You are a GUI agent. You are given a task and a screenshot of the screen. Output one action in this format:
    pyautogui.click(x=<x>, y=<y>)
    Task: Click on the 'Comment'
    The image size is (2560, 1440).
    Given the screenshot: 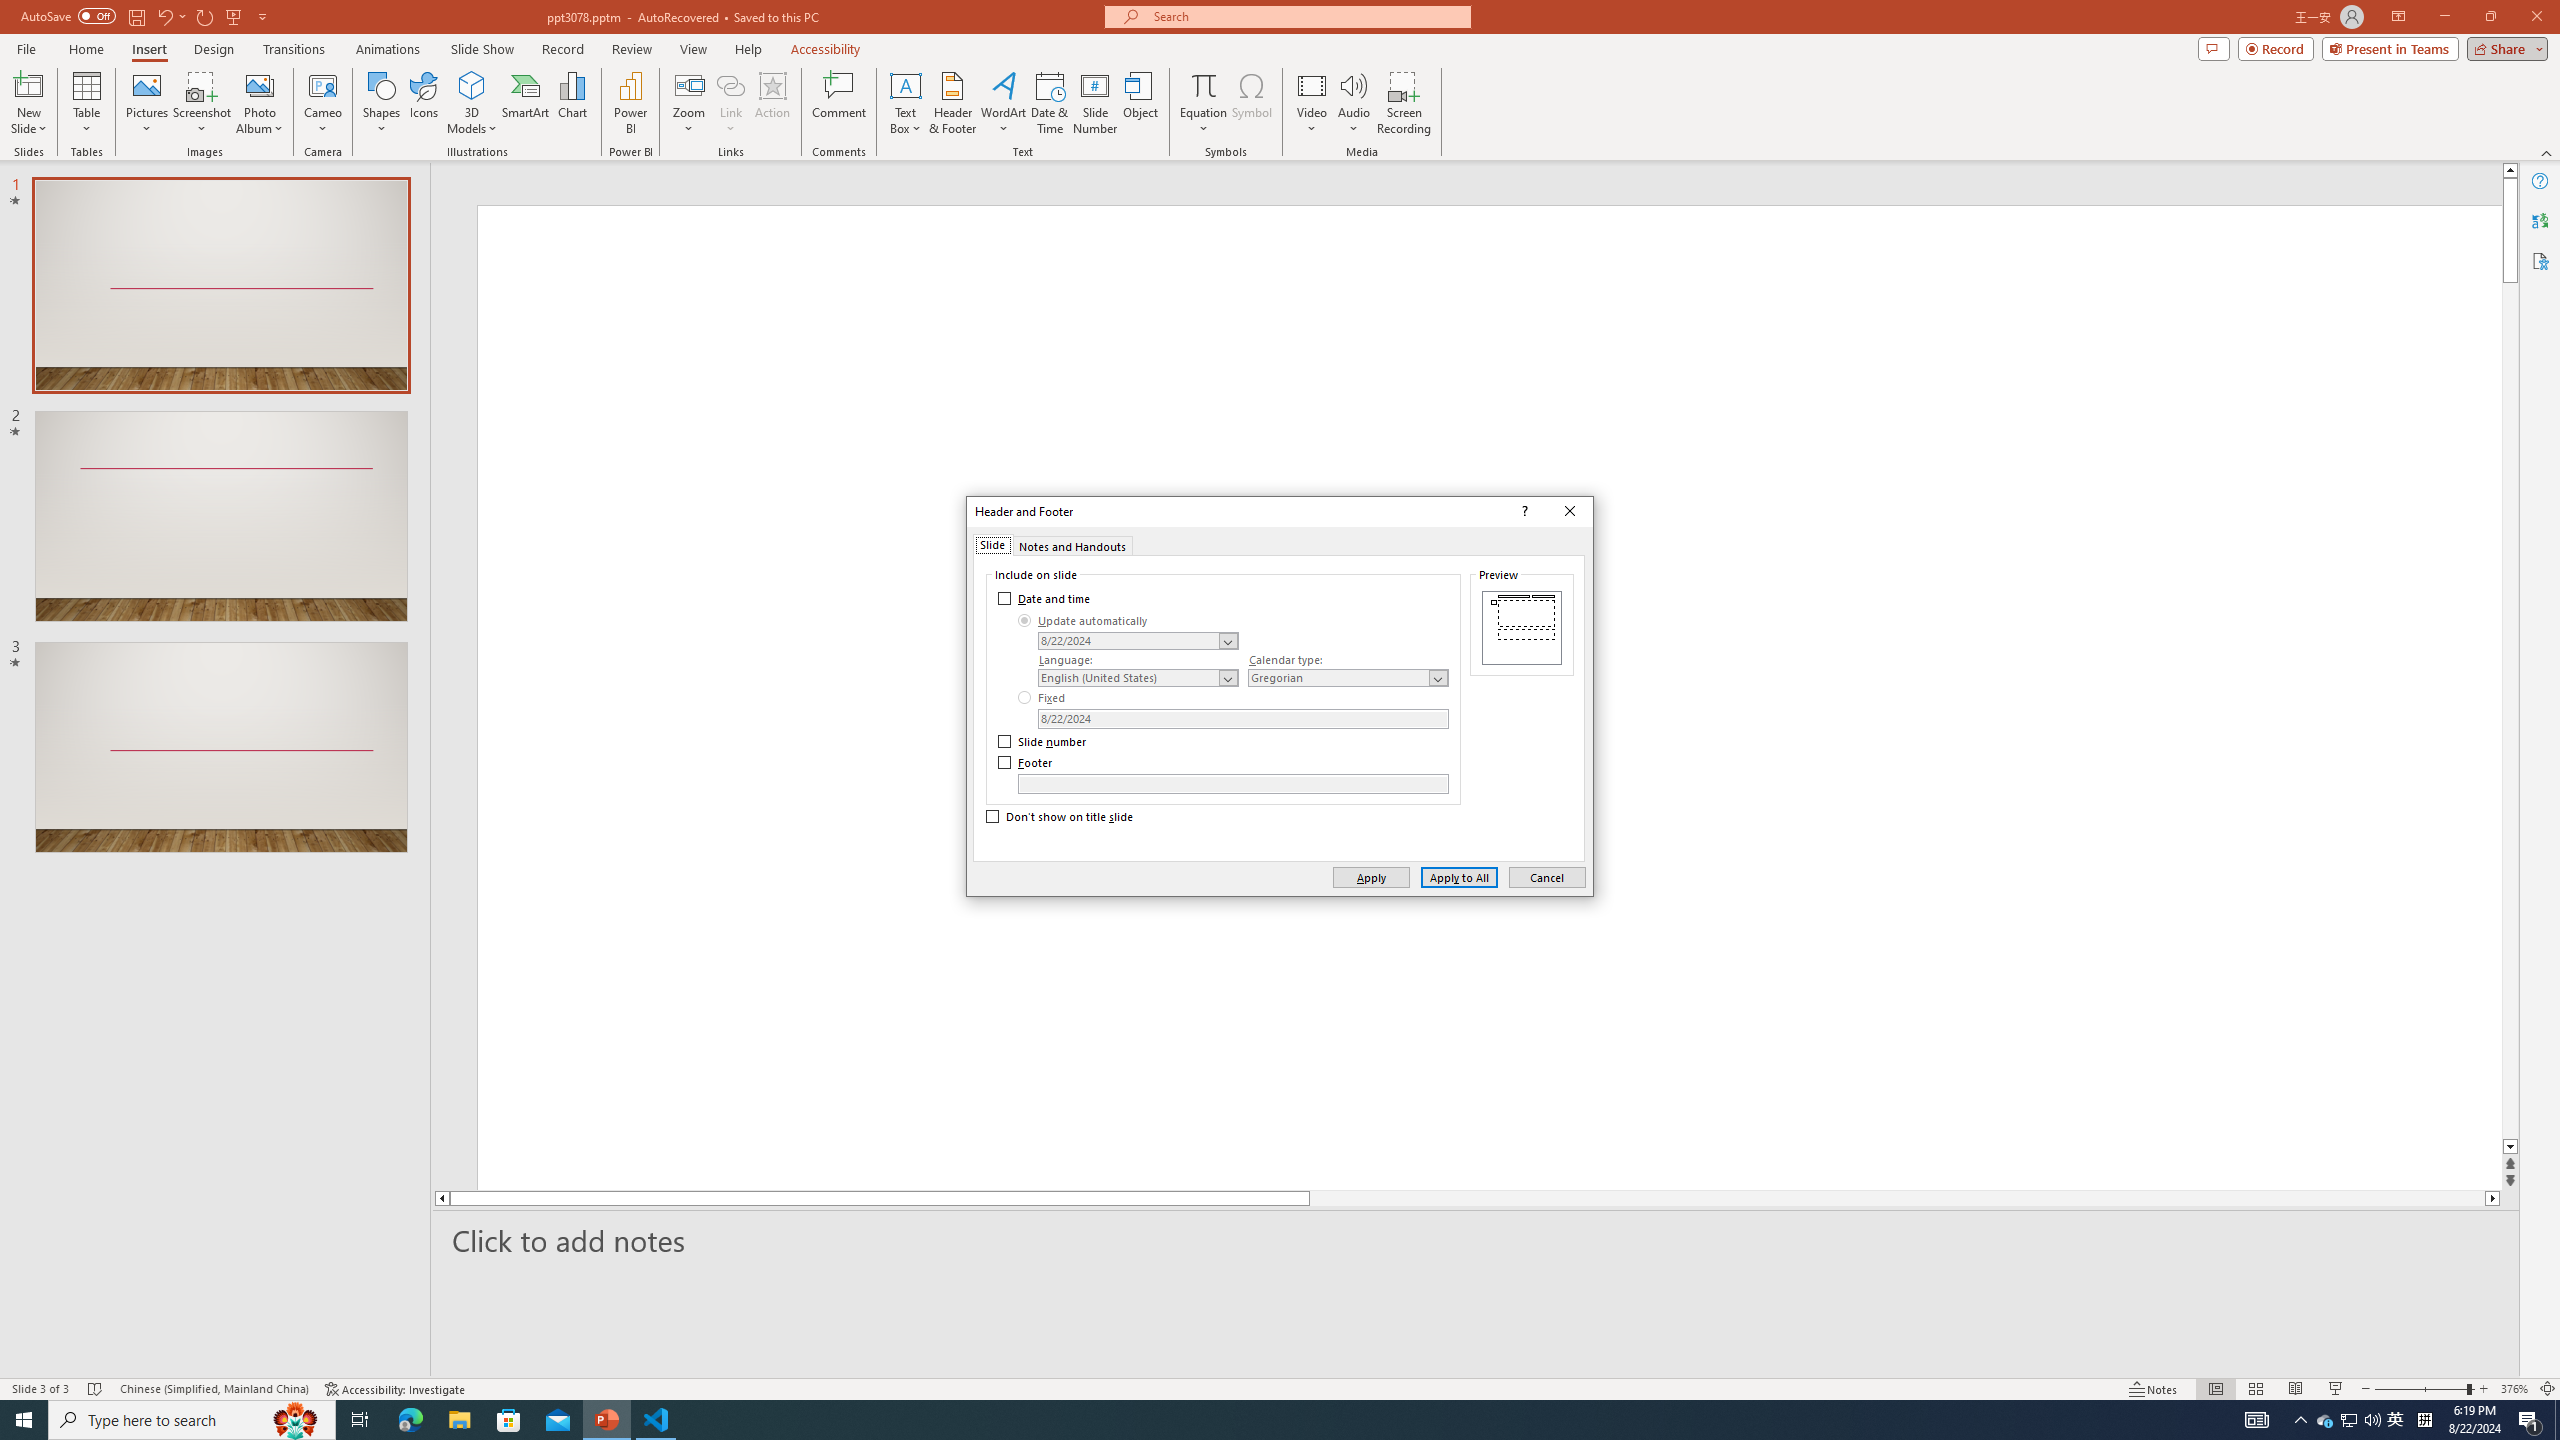 What is the action you would take?
    pyautogui.click(x=837, y=103)
    